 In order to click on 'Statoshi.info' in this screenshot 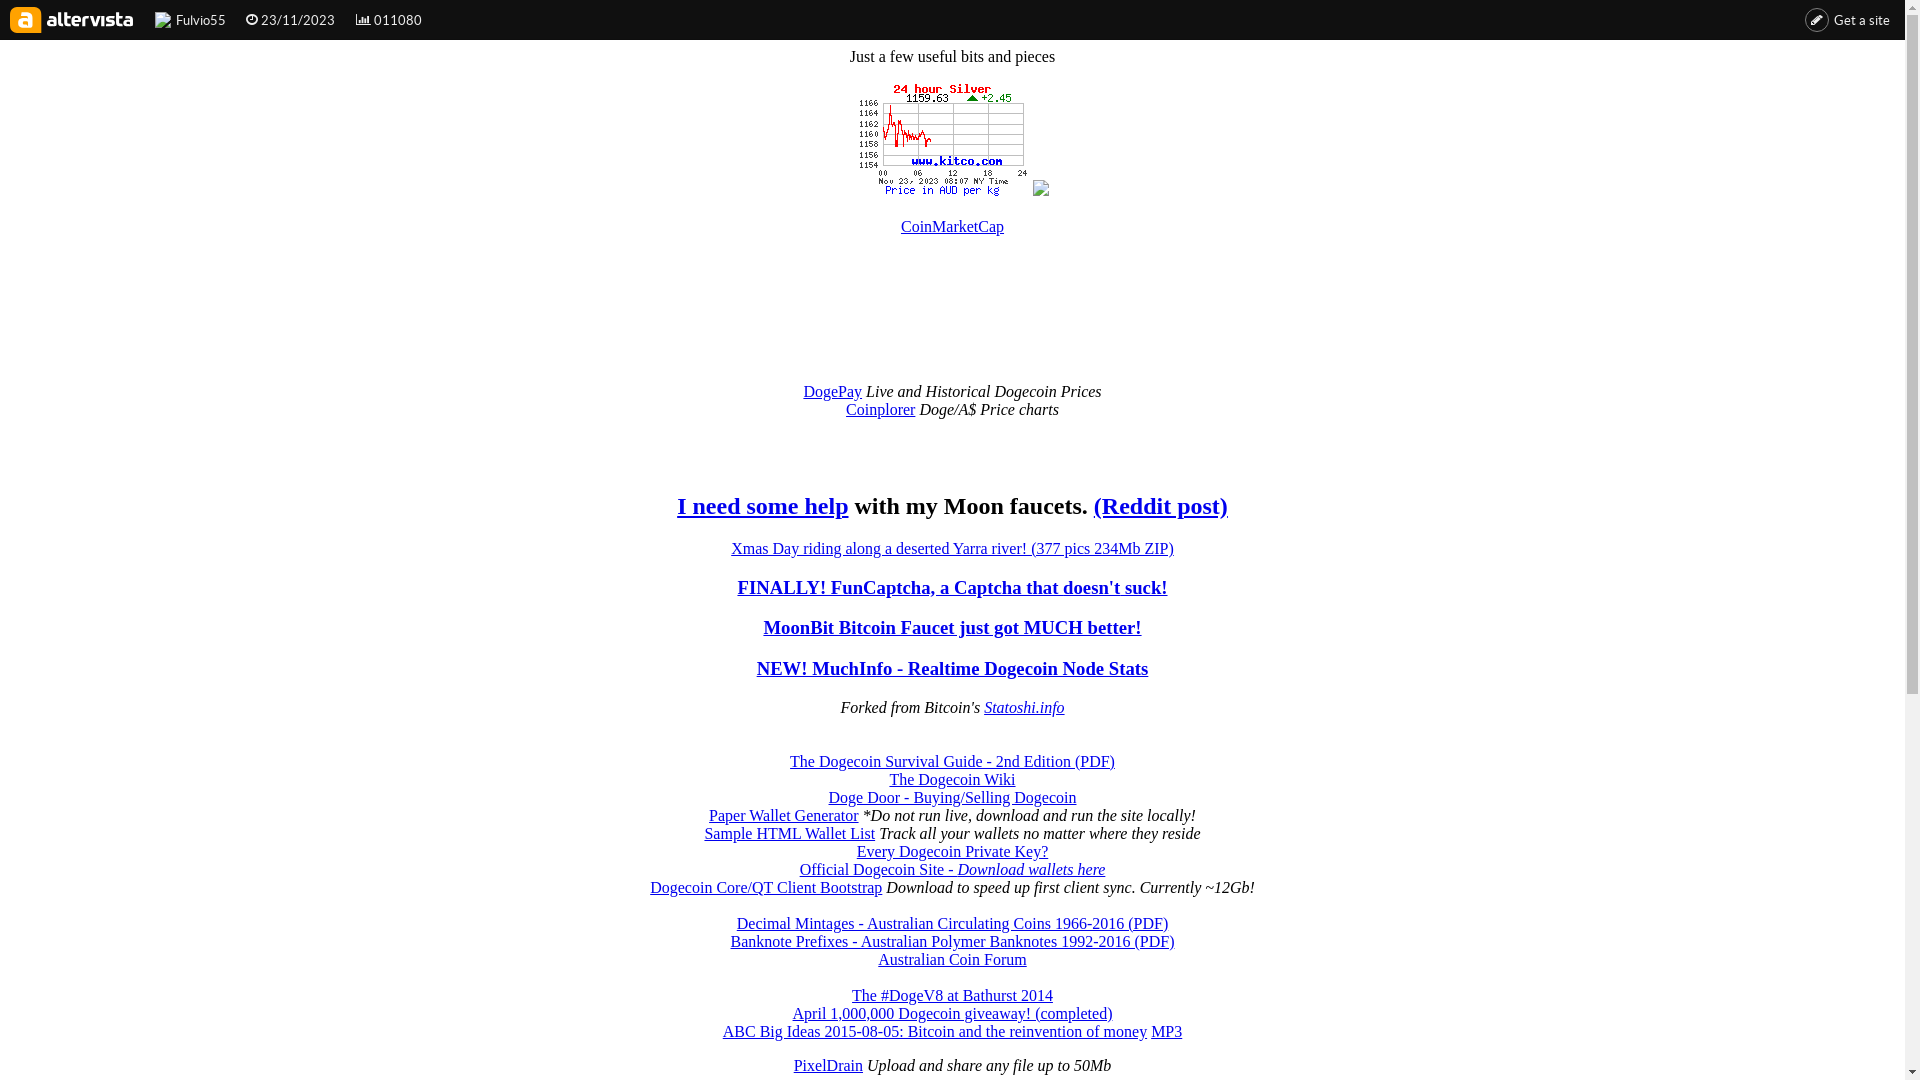, I will do `click(1023, 706)`.